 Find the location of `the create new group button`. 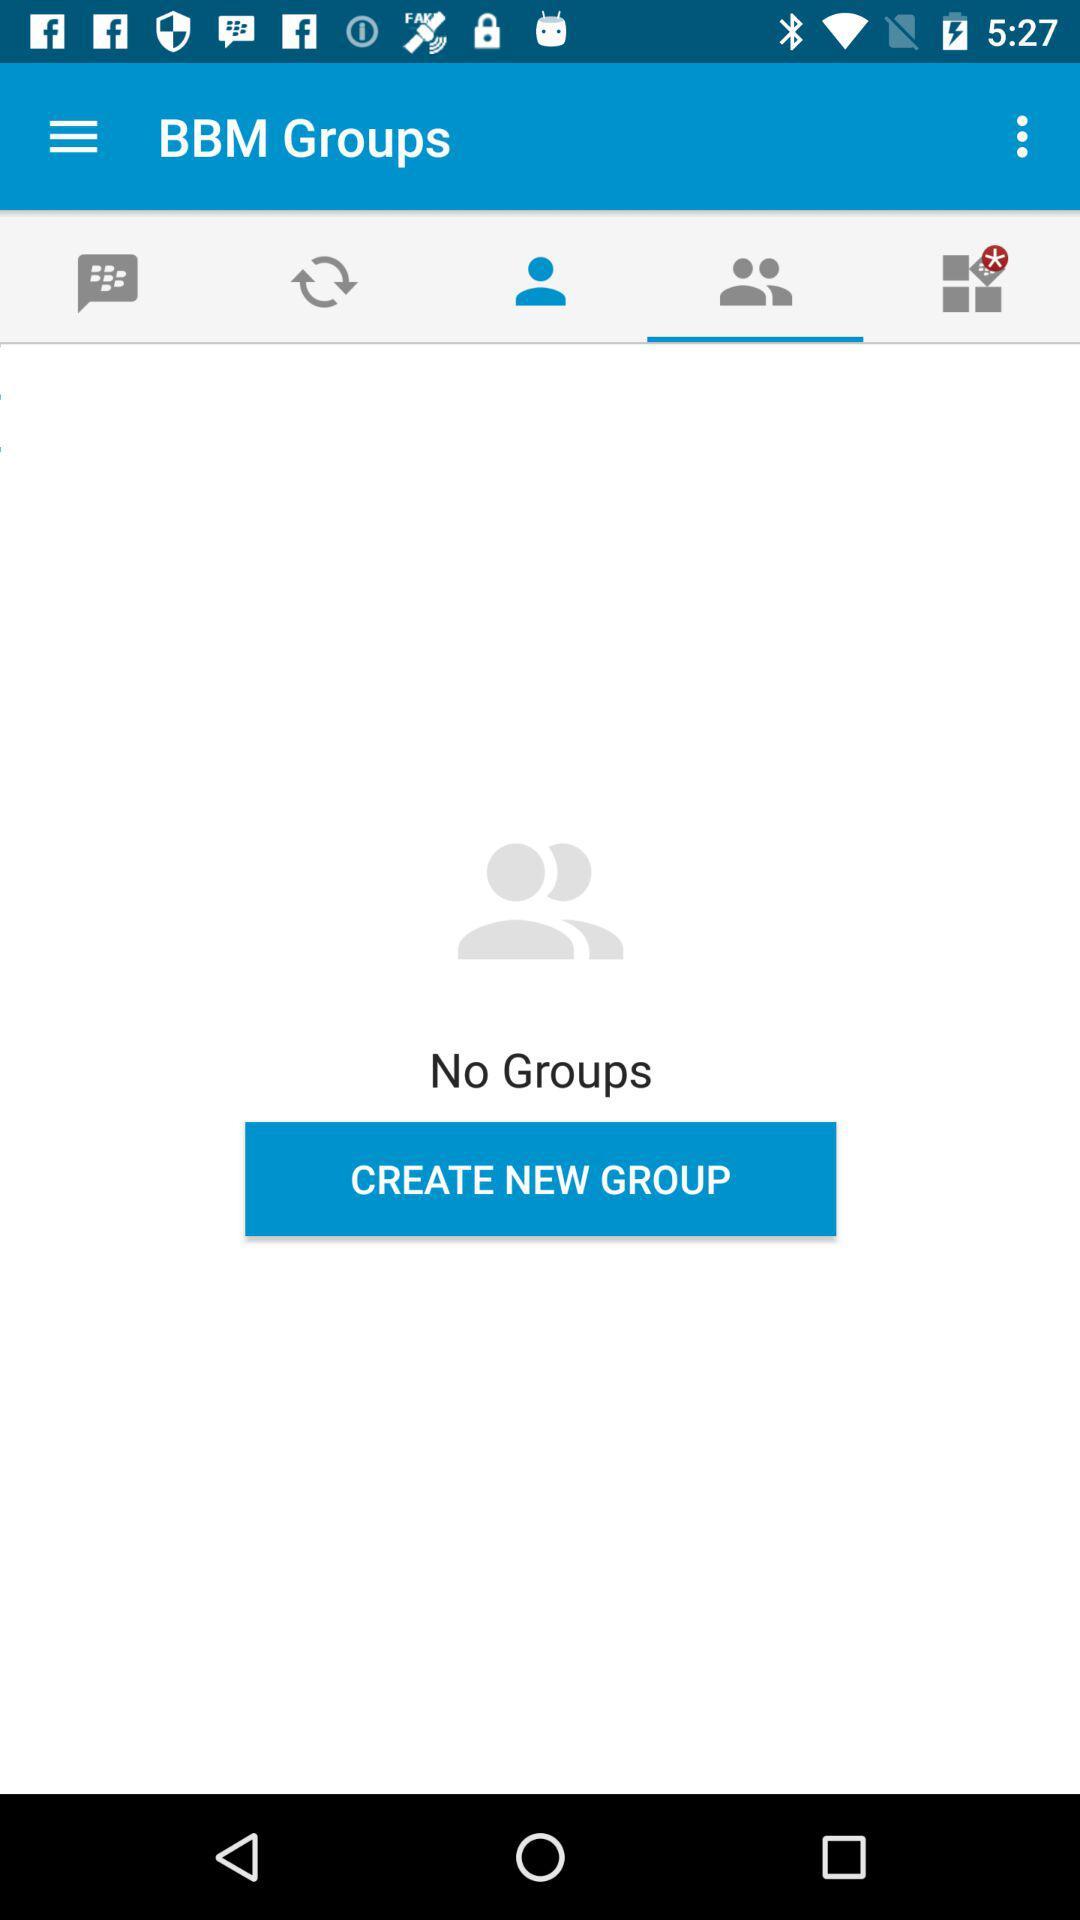

the create new group button is located at coordinates (540, 1179).